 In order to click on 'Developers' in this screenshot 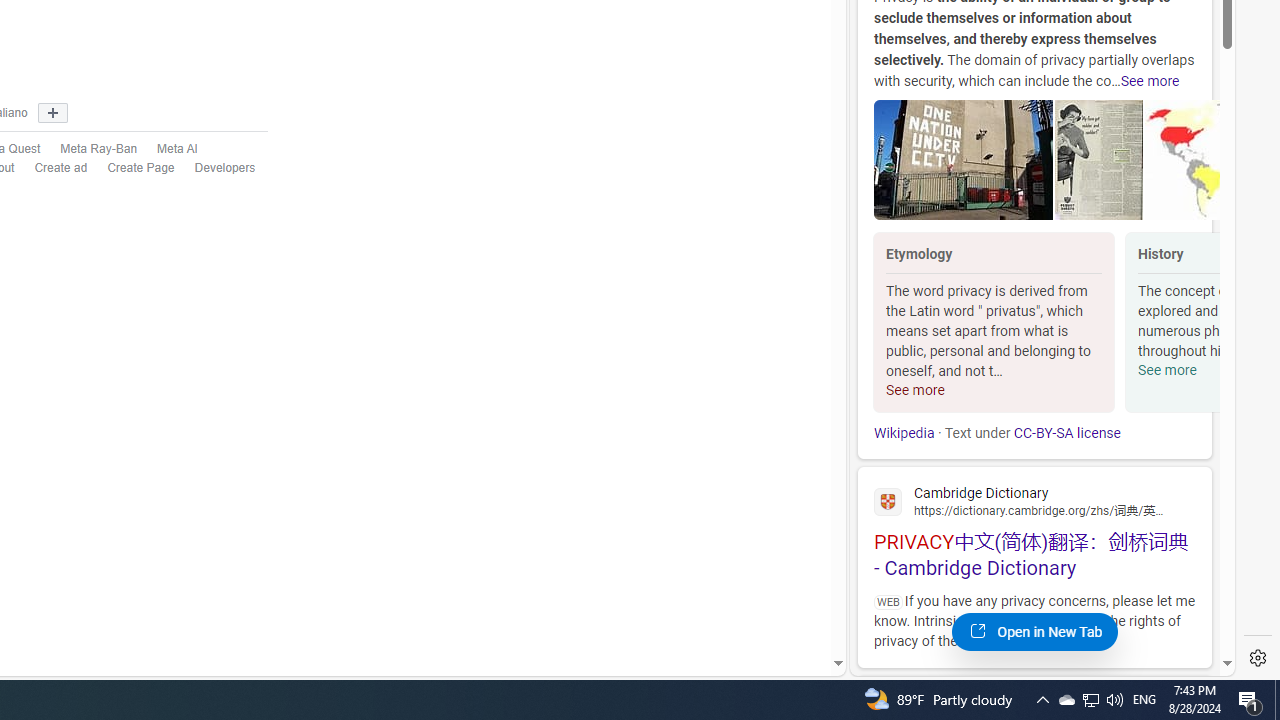, I will do `click(215, 168)`.